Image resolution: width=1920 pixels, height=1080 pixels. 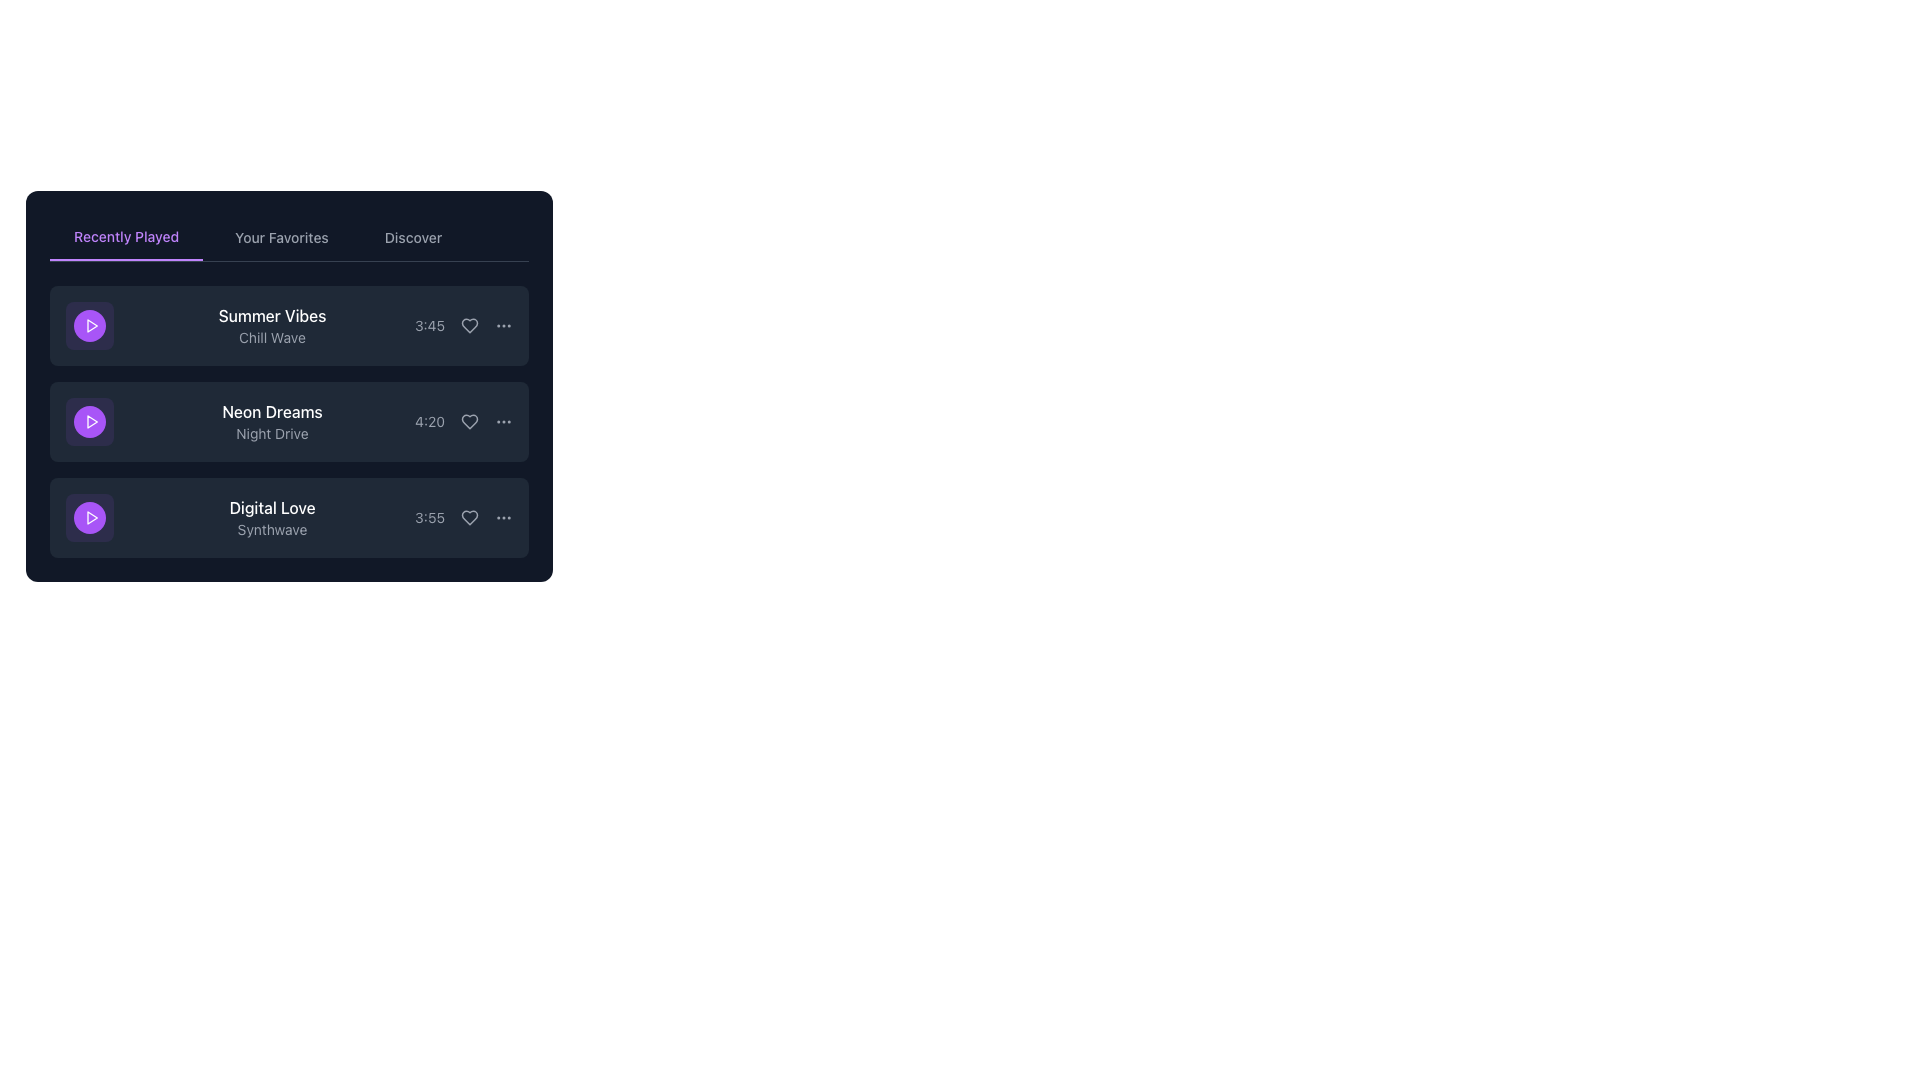 I want to click on the play button located at the leftmost start of the 'Summer Vibes' row, so click(x=89, y=325).